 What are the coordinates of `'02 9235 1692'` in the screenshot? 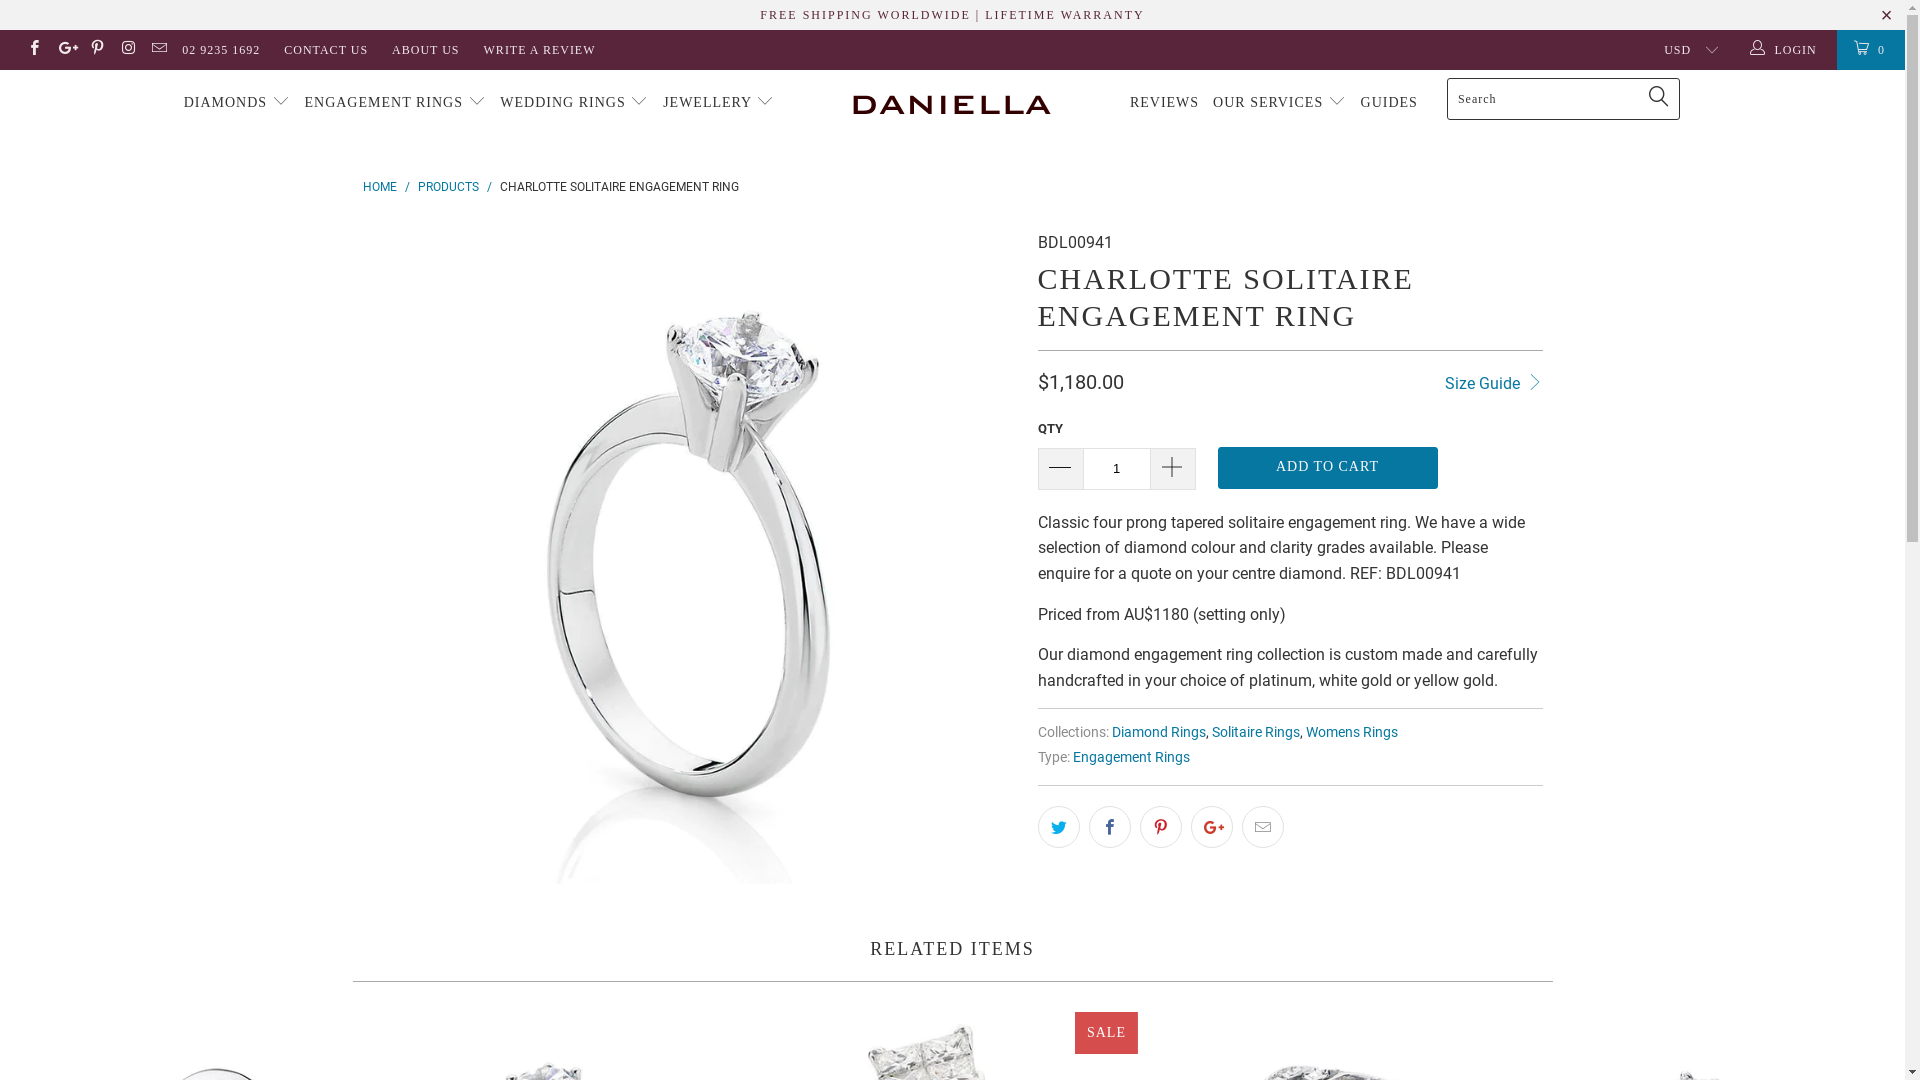 It's located at (220, 49).